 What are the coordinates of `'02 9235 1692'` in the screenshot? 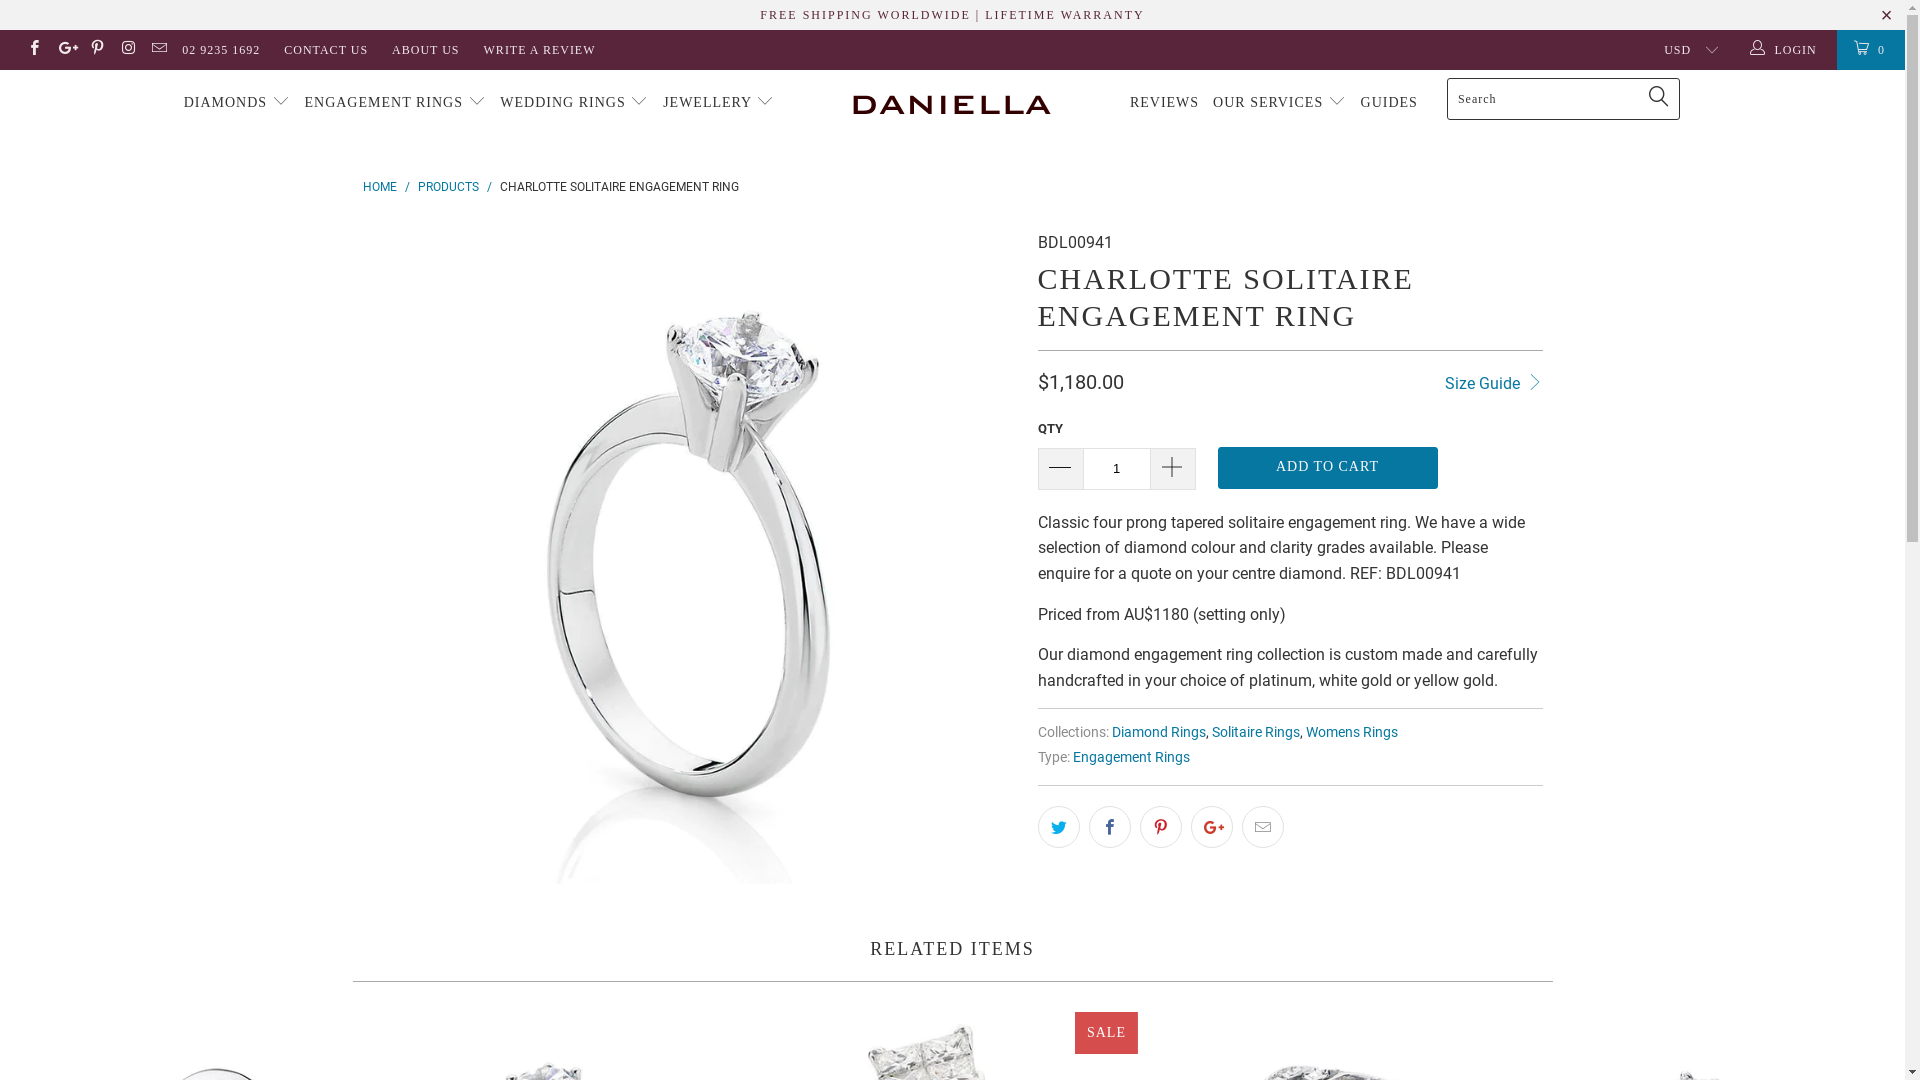 It's located at (220, 49).